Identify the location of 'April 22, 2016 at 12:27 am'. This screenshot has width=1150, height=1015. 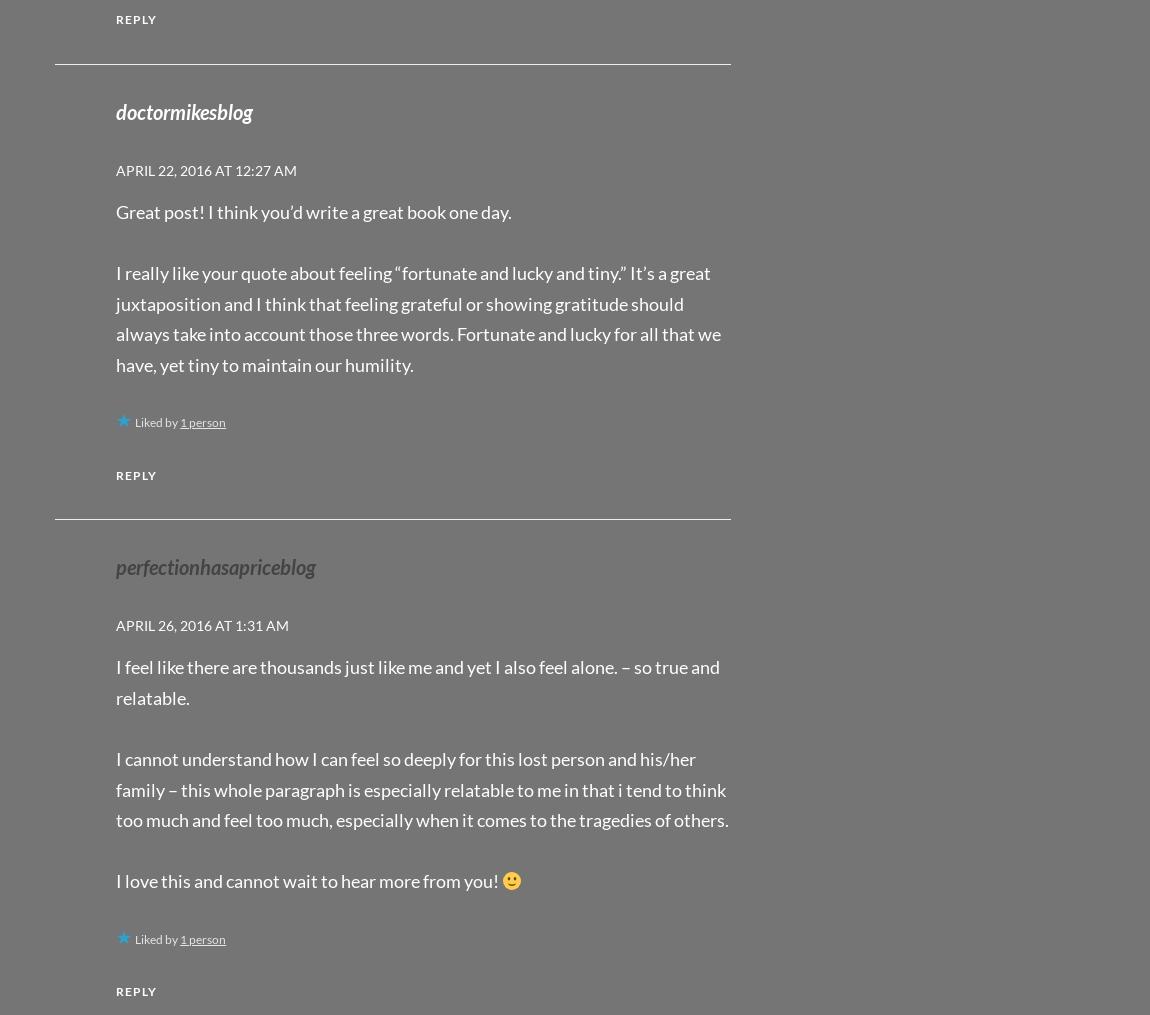
(115, 169).